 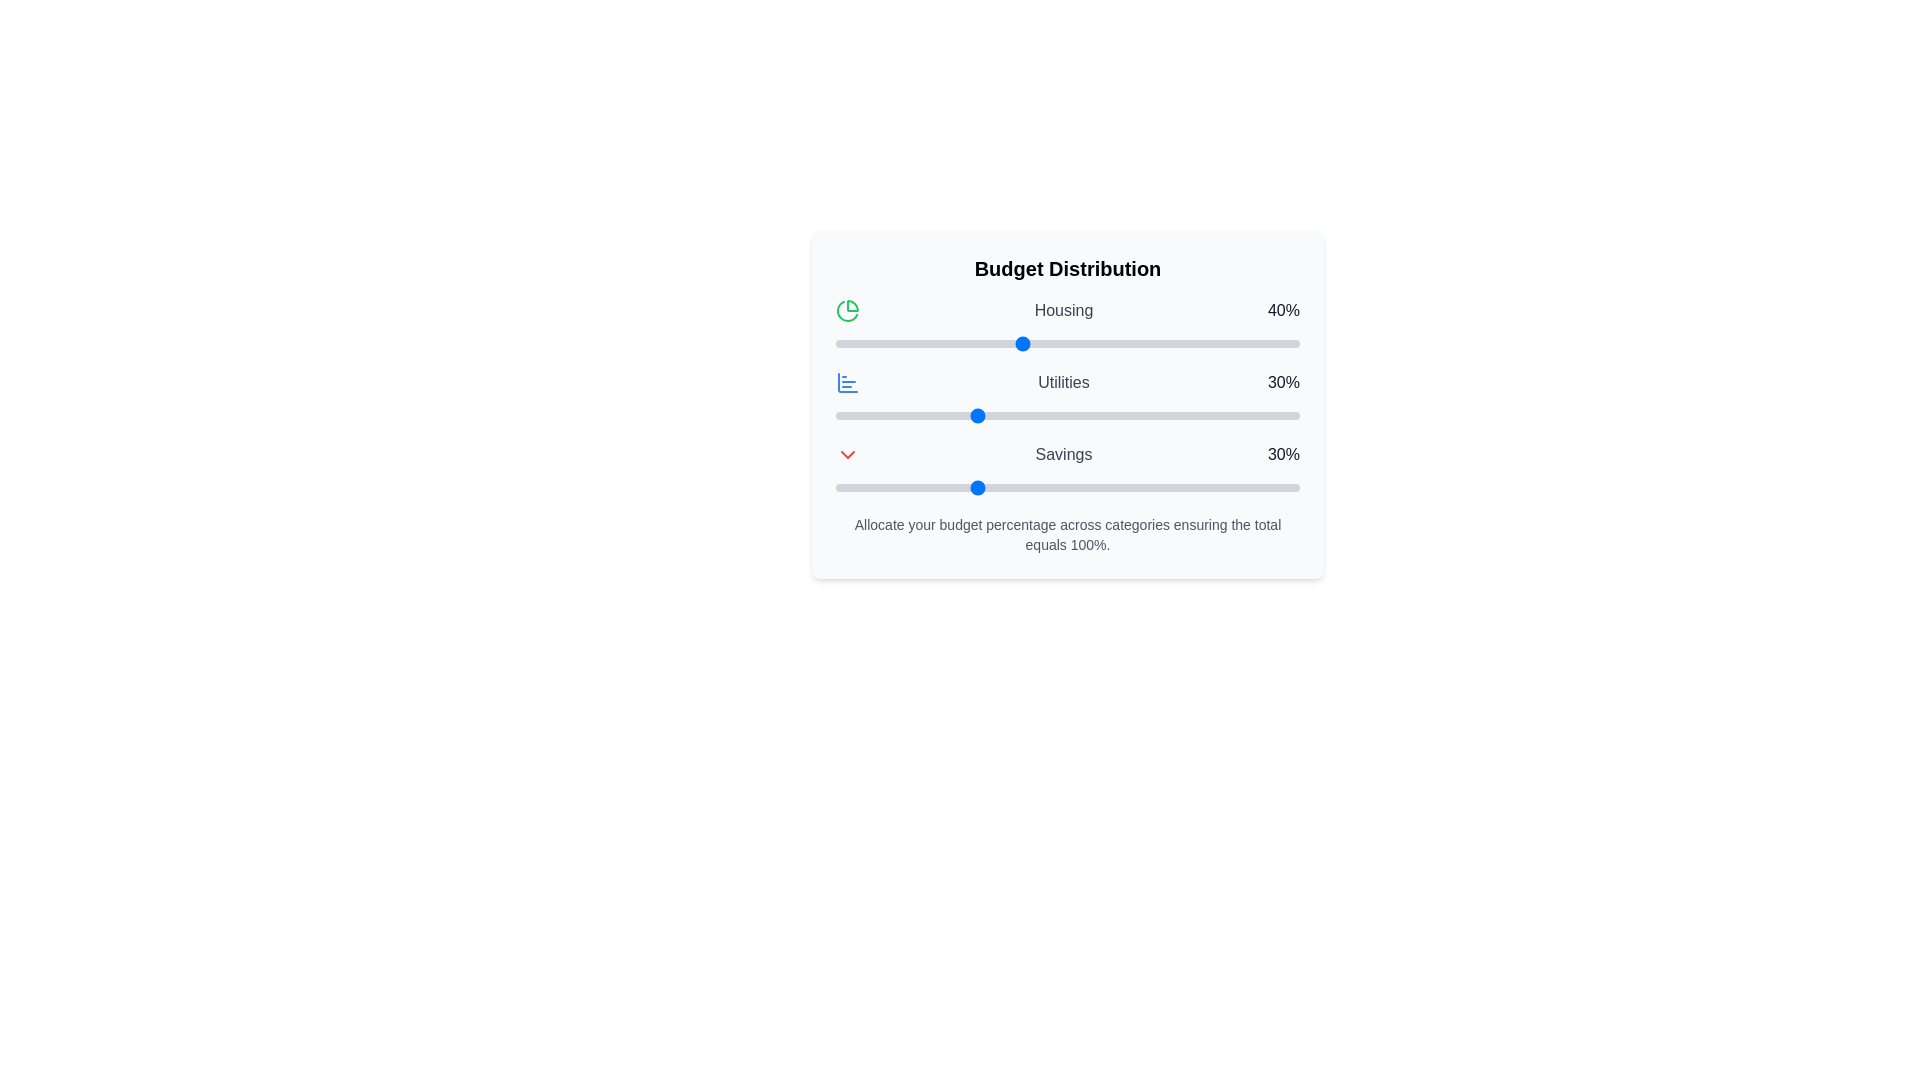 What do you see at coordinates (1229, 415) in the screenshot?
I see `the slider value` at bounding box center [1229, 415].